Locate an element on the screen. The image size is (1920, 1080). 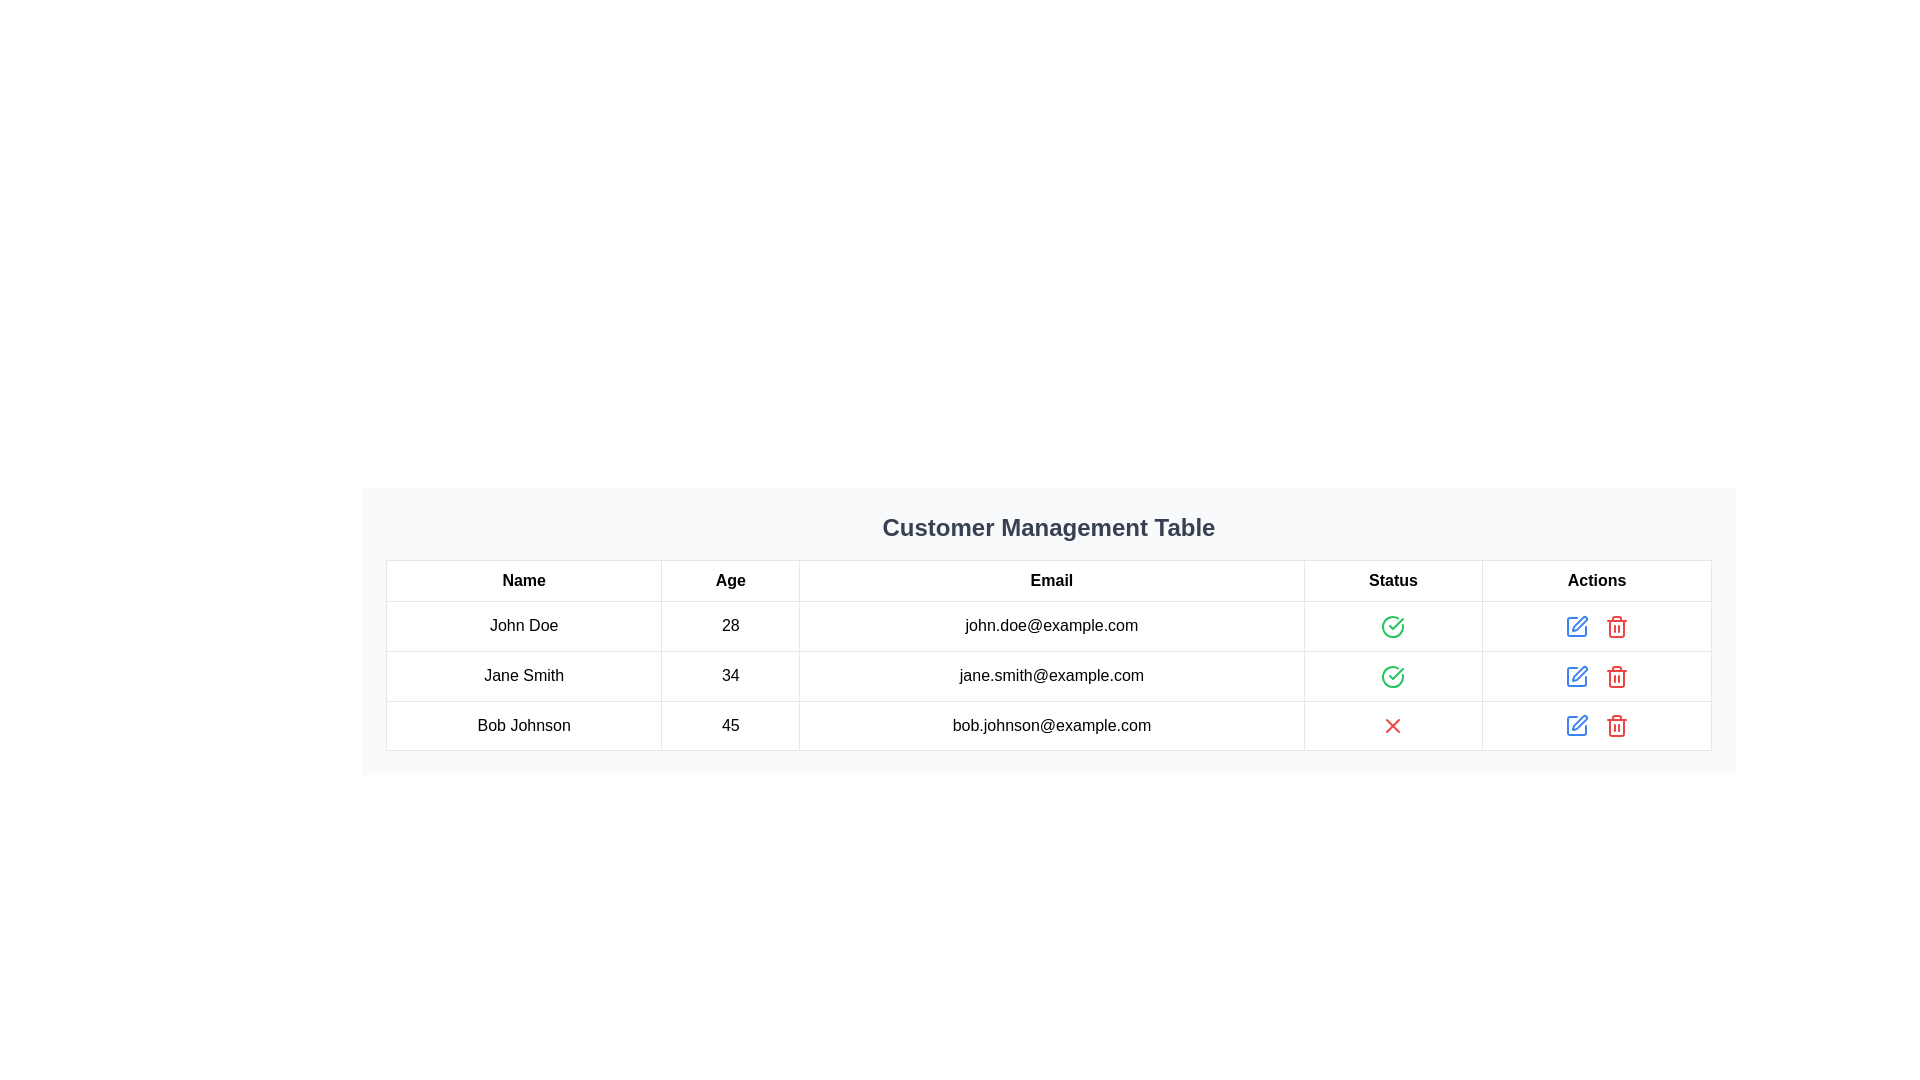
the red trash bin icon located in the 'Actions' column for 'Bob Johnson' is located at coordinates (1617, 726).